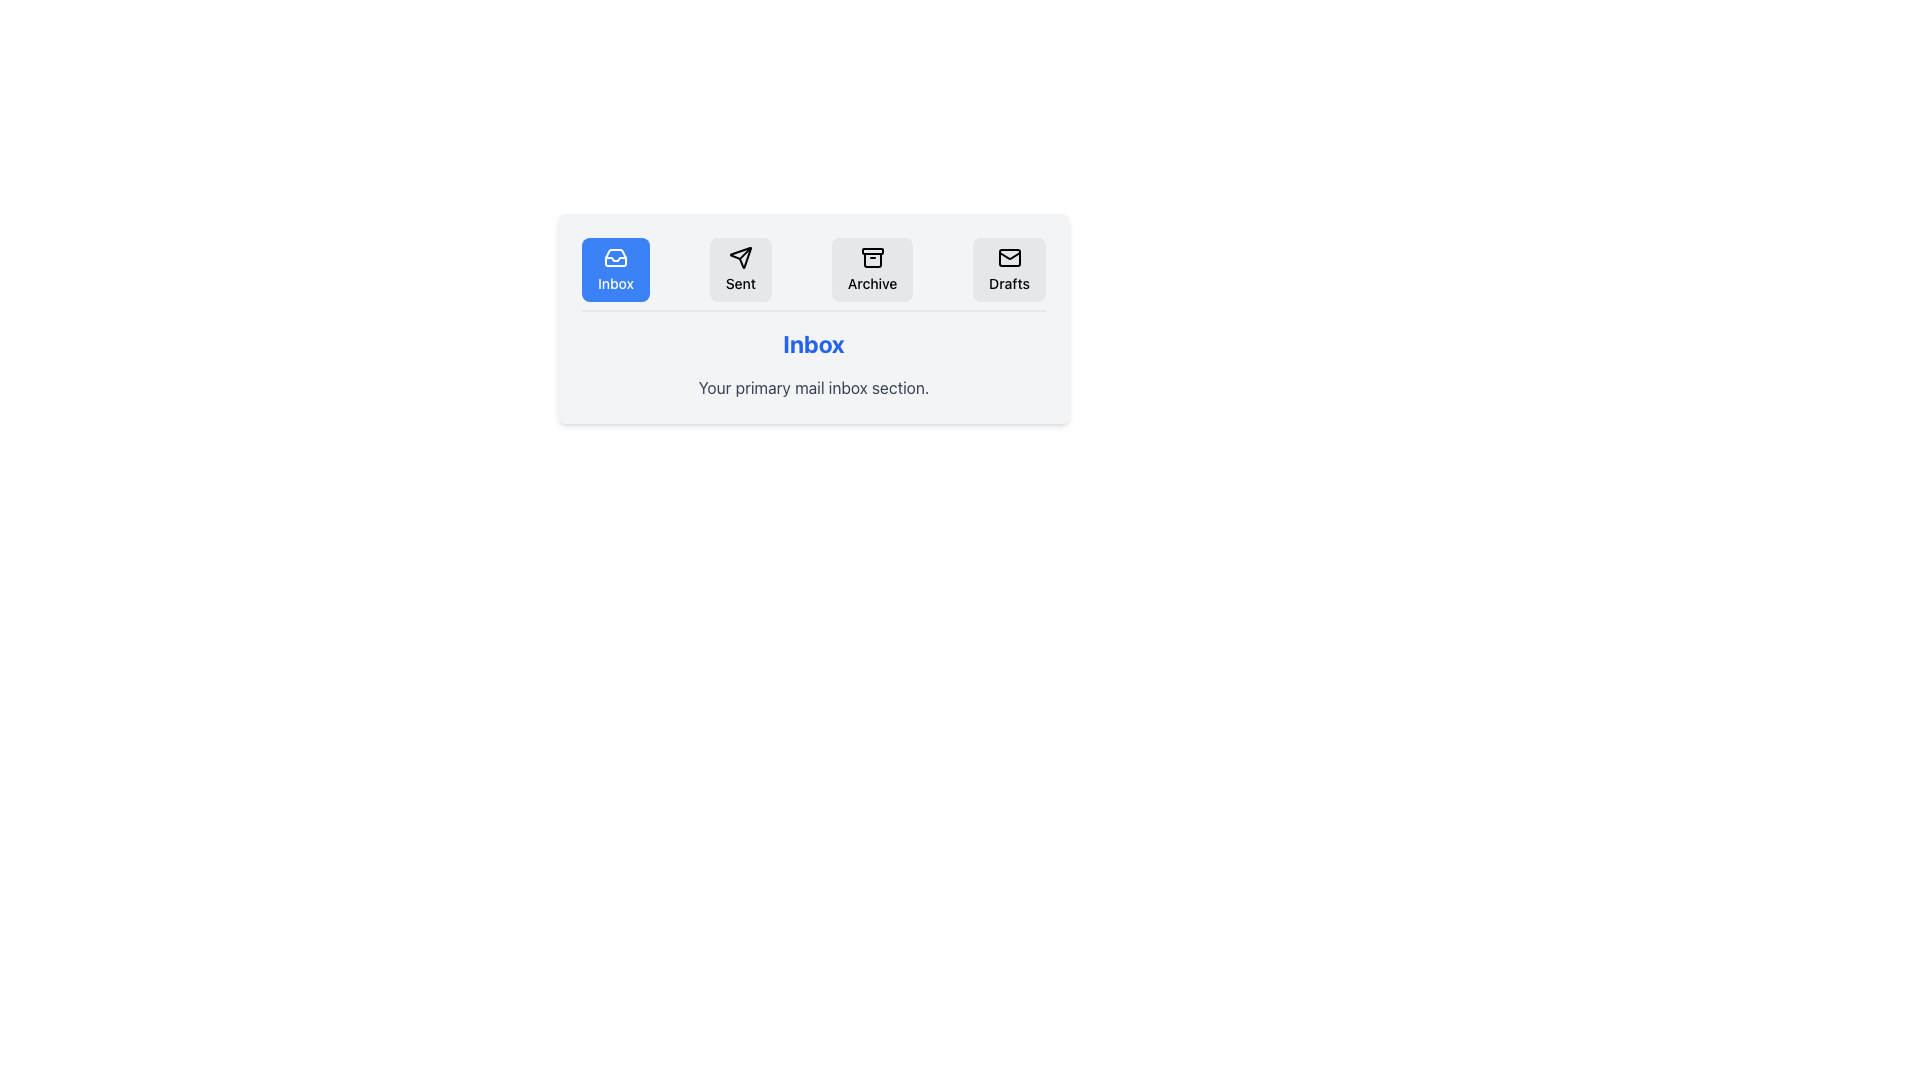  What do you see at coordinates (872, 250) in the screenshot?
I see `the decorative element of the 'Archive' icon, which is positioned near the upper boundary and horizontally centered with respect to the icon` at bounding box center [872, 250].